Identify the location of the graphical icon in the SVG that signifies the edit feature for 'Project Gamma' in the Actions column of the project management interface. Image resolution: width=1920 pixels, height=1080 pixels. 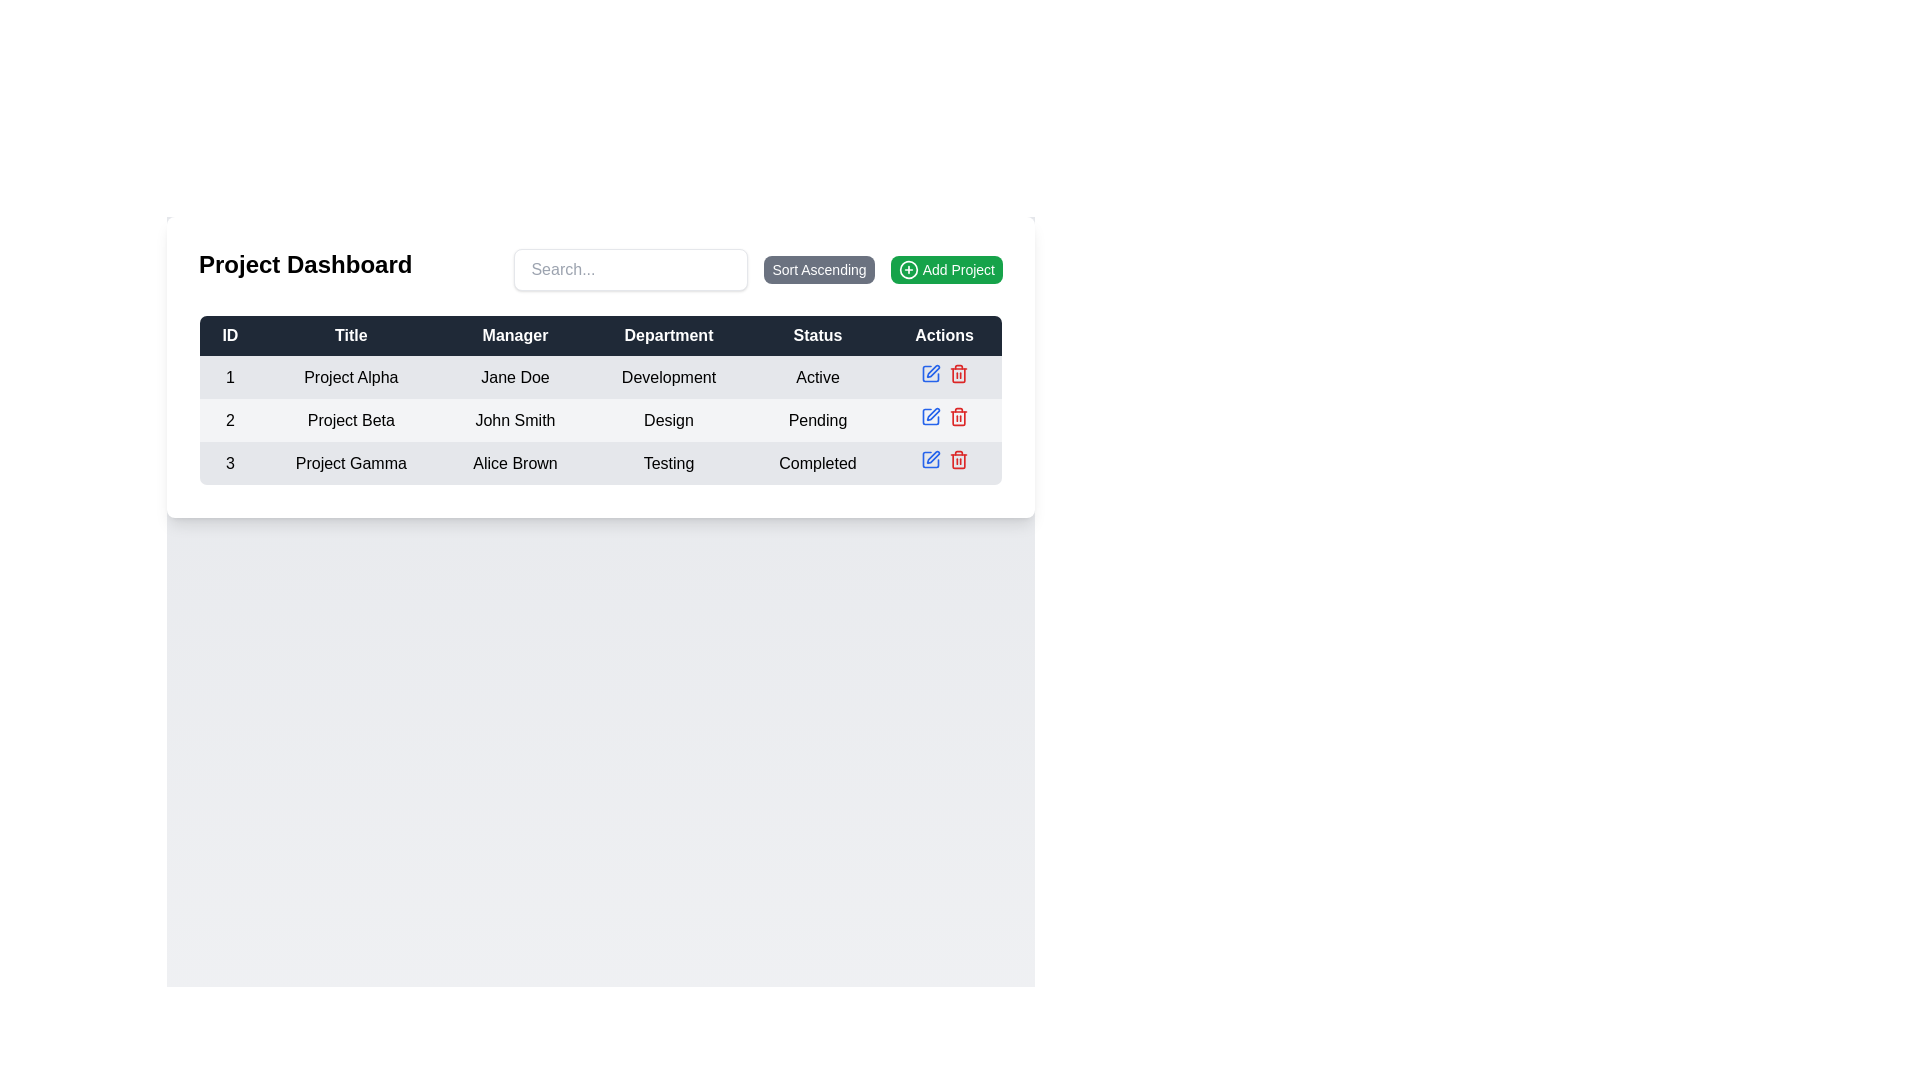
(929, 459).